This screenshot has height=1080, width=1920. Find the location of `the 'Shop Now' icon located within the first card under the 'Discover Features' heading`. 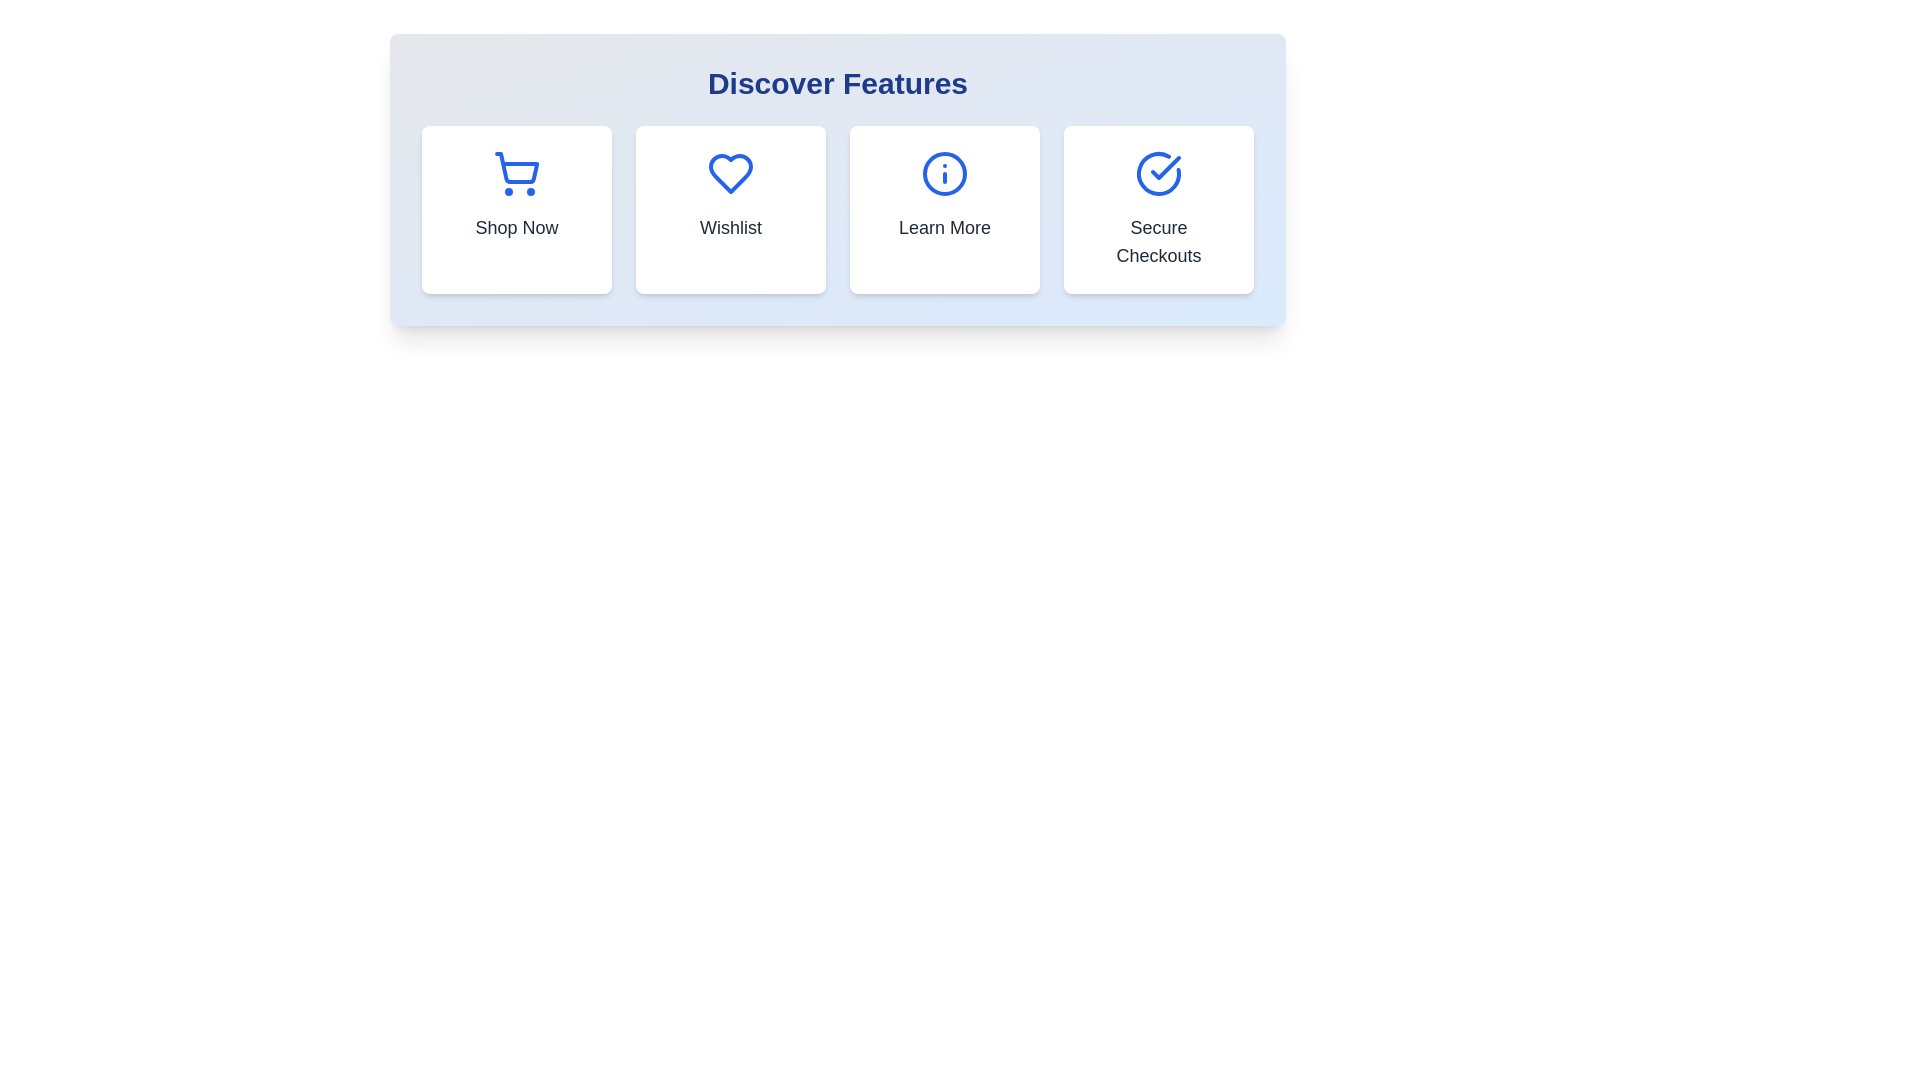

the 'Shop Now' icon located within the first card under the 'Discover Features' heading is located at coordinates (517, 172).